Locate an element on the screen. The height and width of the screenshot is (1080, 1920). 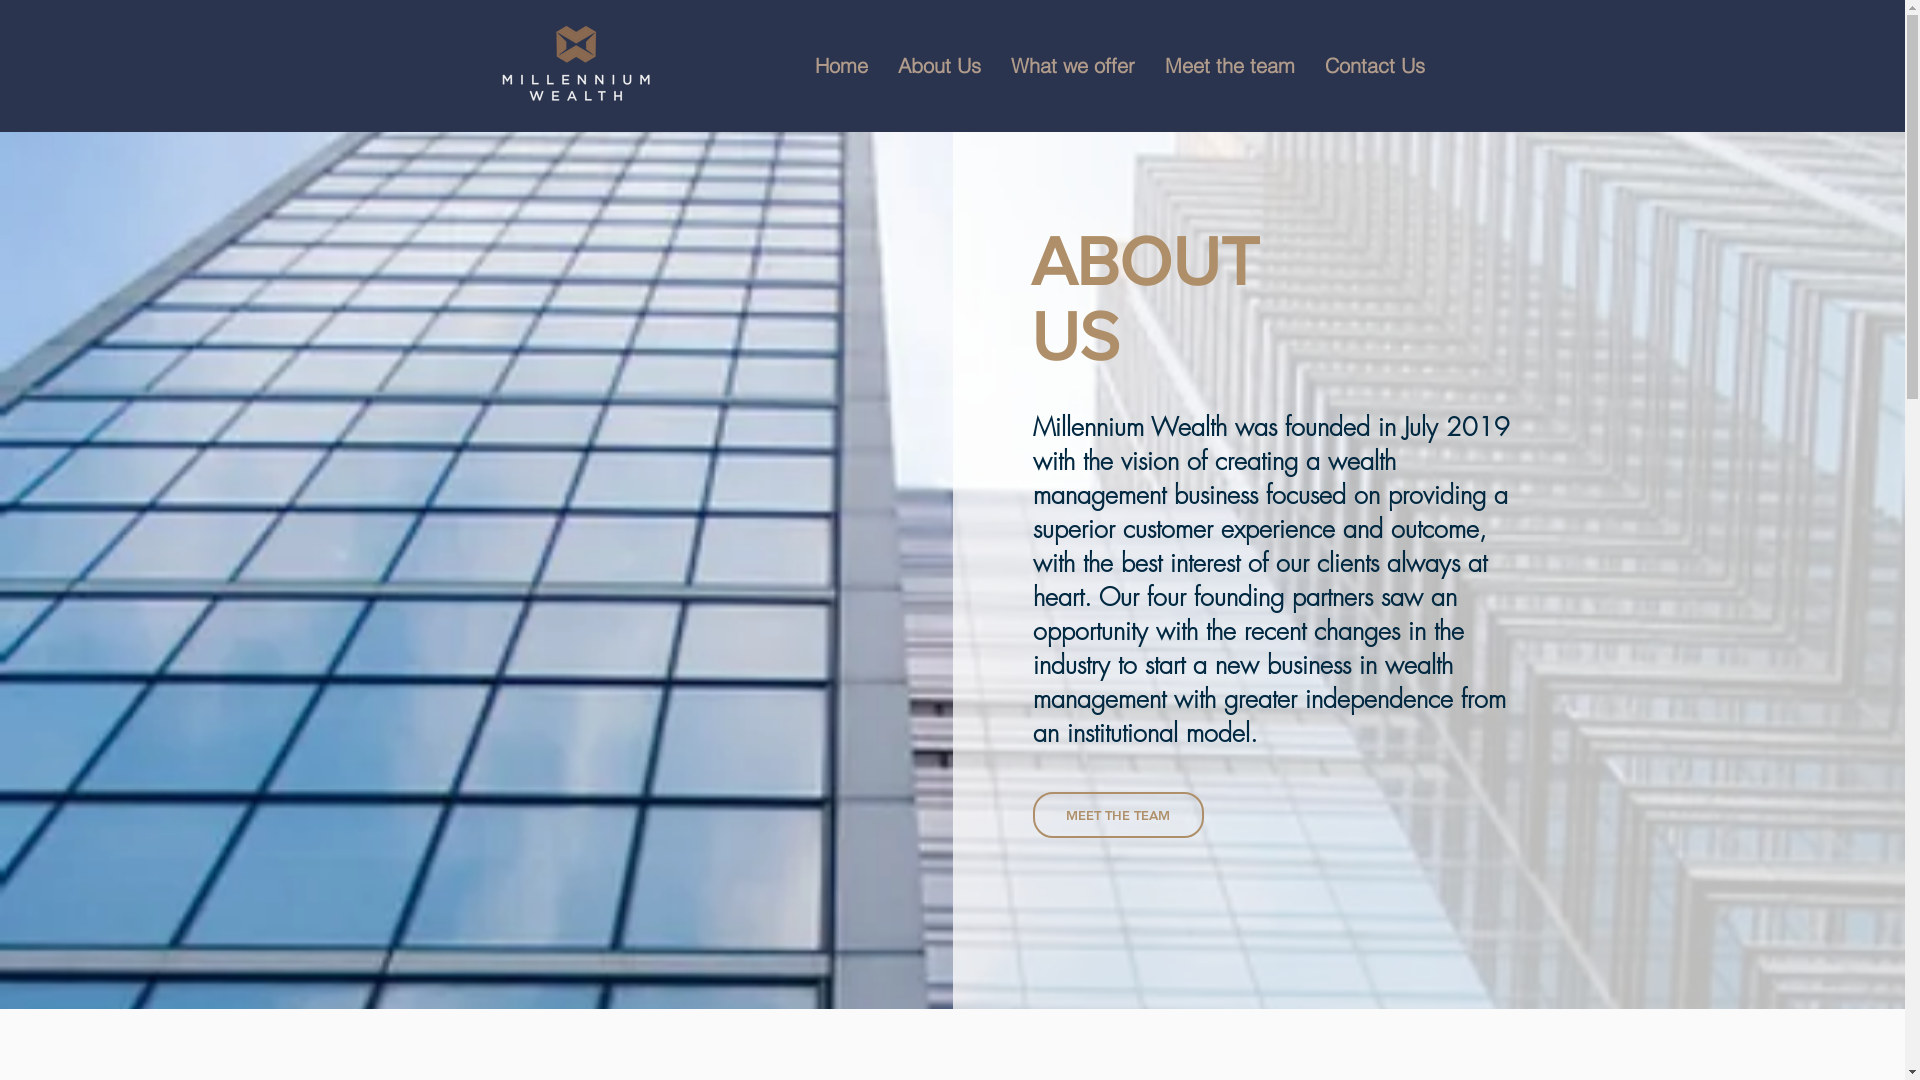
'About Us' is located at coordinates (937, 64).